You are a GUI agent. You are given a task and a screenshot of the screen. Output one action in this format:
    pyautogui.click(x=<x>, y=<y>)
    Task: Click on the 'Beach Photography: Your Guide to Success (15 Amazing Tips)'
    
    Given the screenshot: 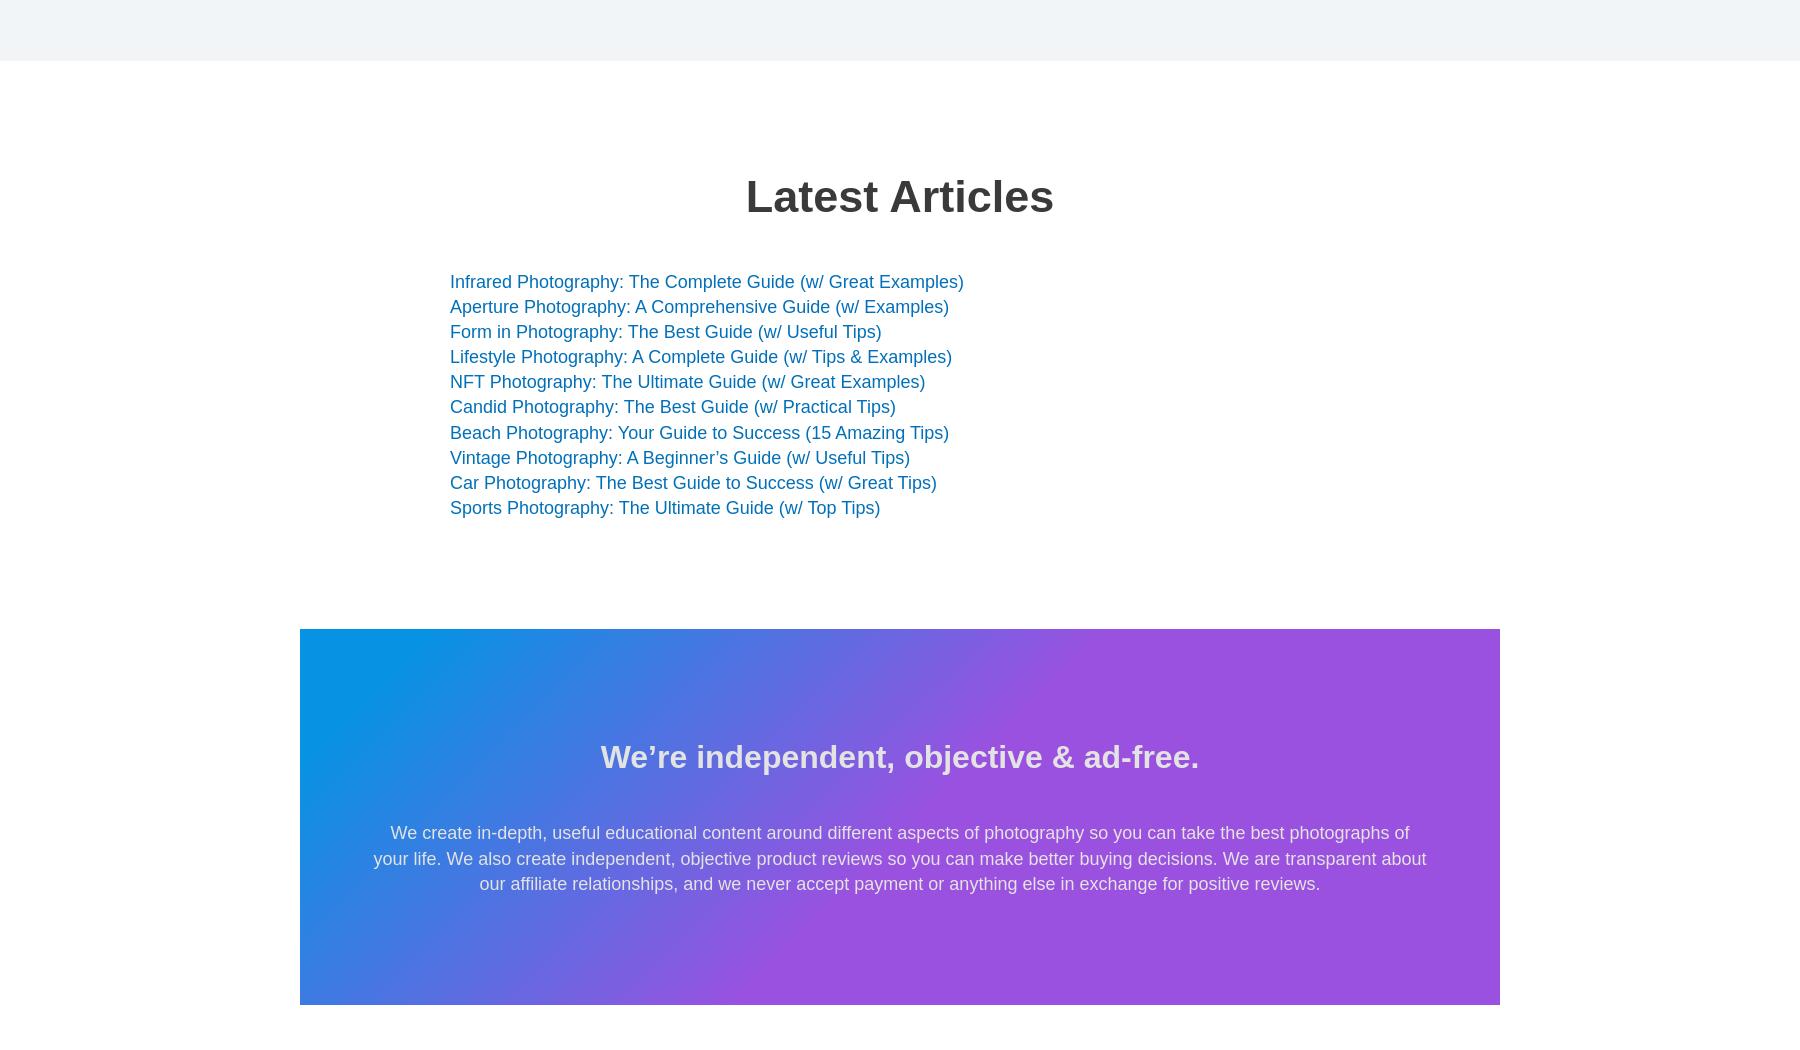 What is the action you would take?
    pyautogui.click(x=698, y=430)
    